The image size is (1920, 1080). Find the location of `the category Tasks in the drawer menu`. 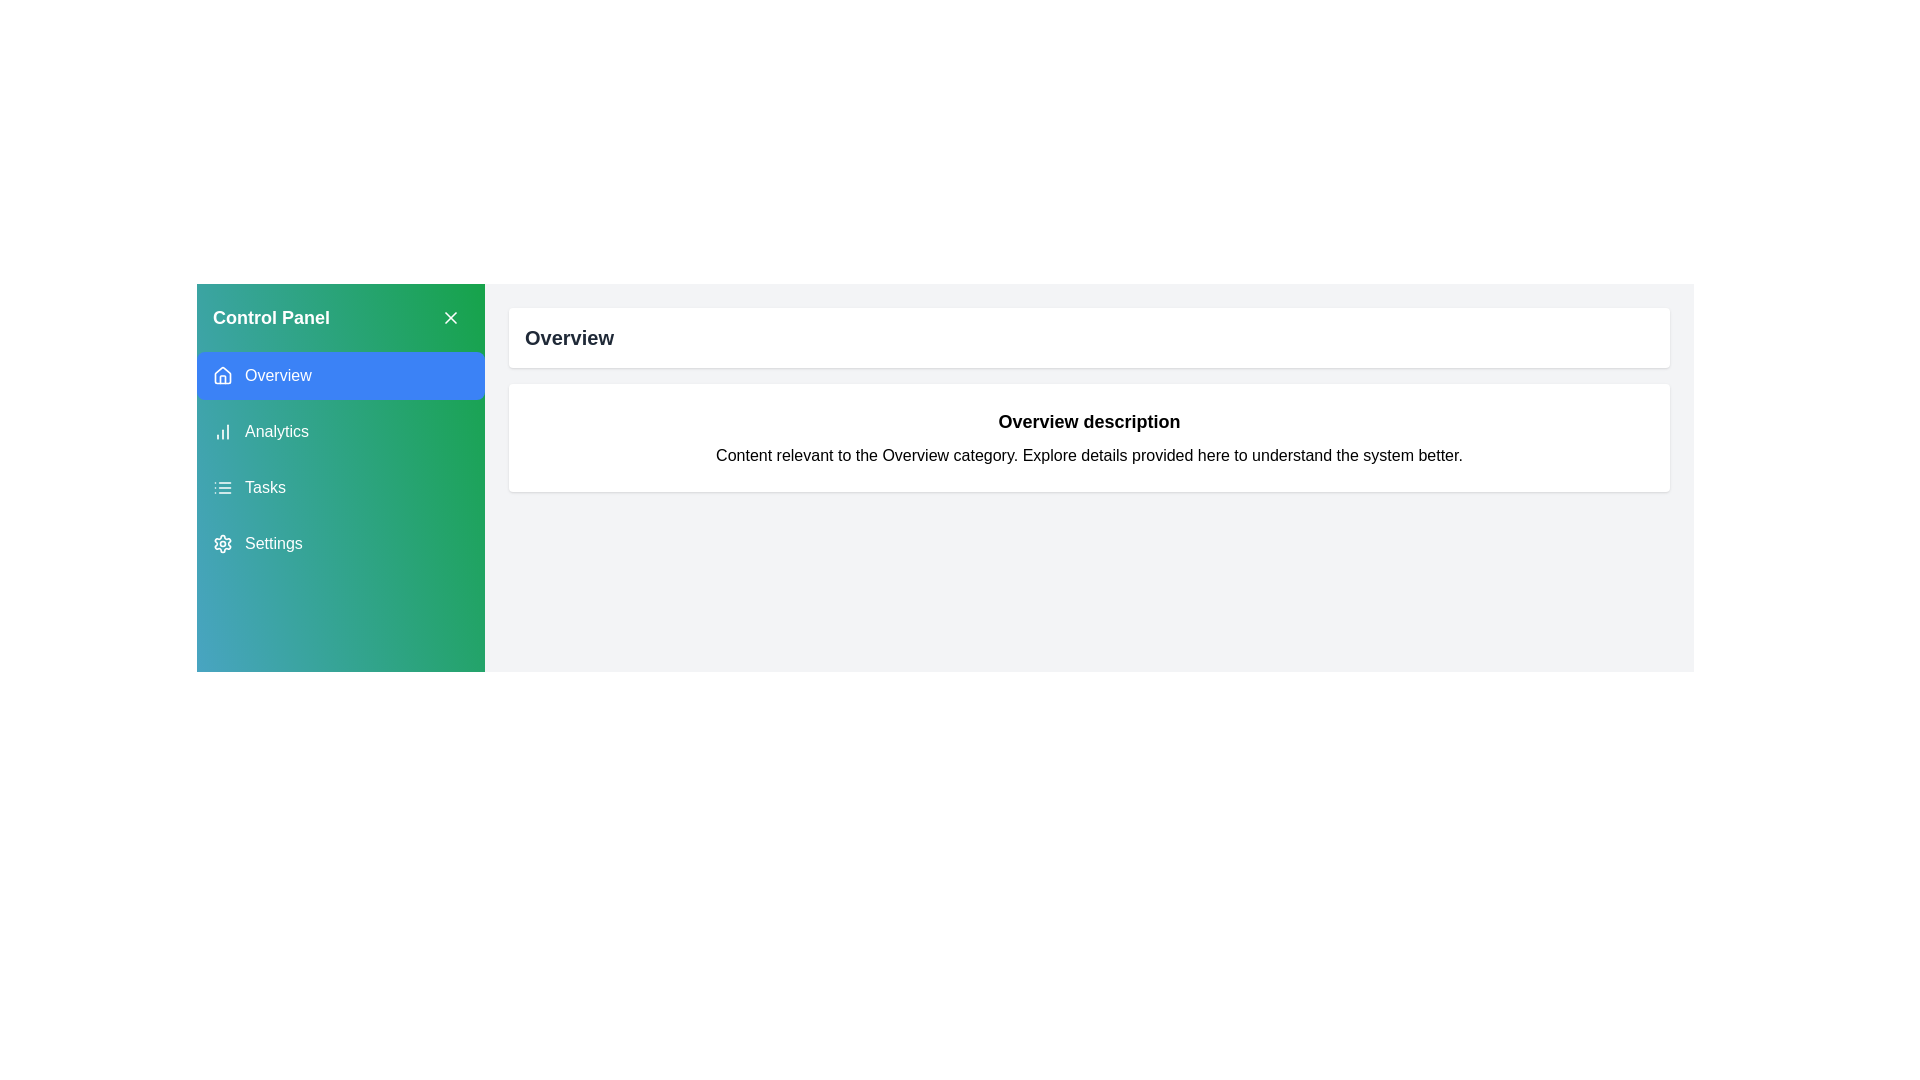

the category Tasks in the drawer menu is located at coordinates (340, 488).